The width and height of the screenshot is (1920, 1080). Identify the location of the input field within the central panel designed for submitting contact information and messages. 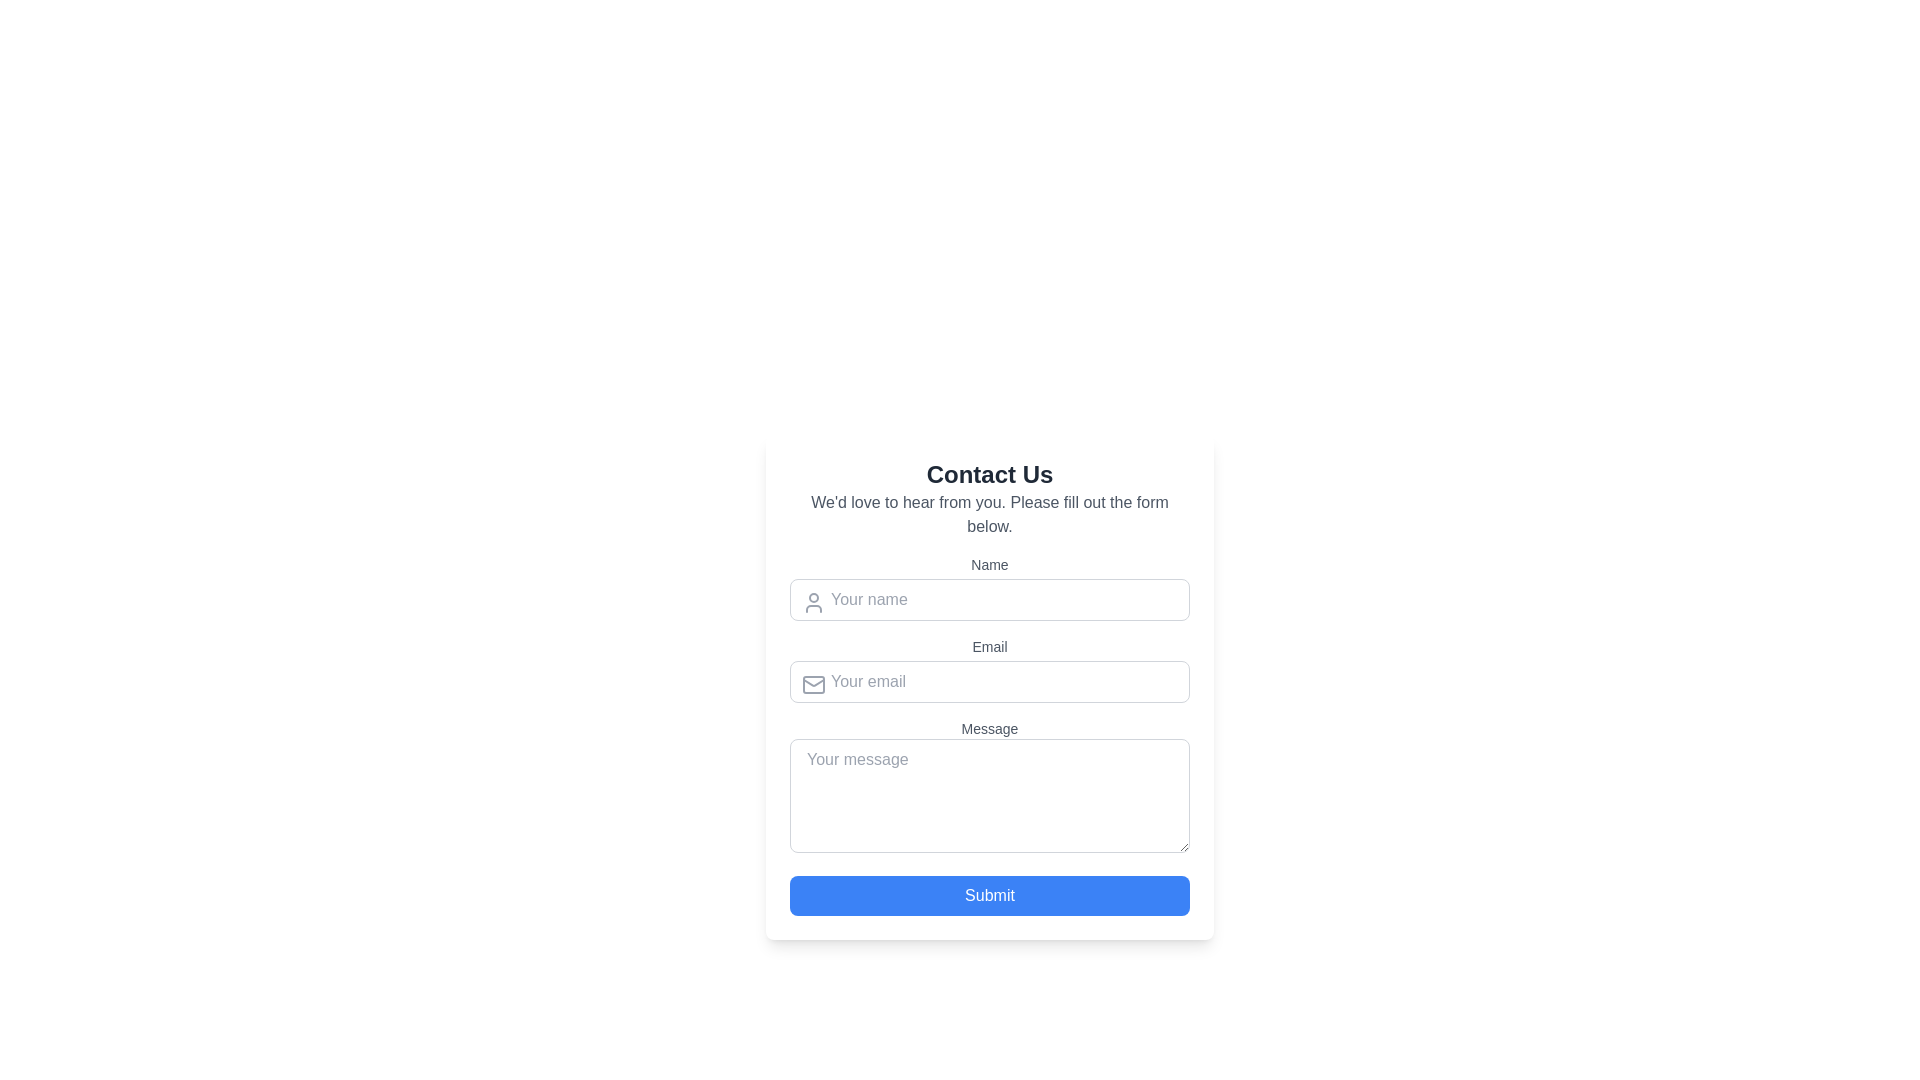
(989, 686).